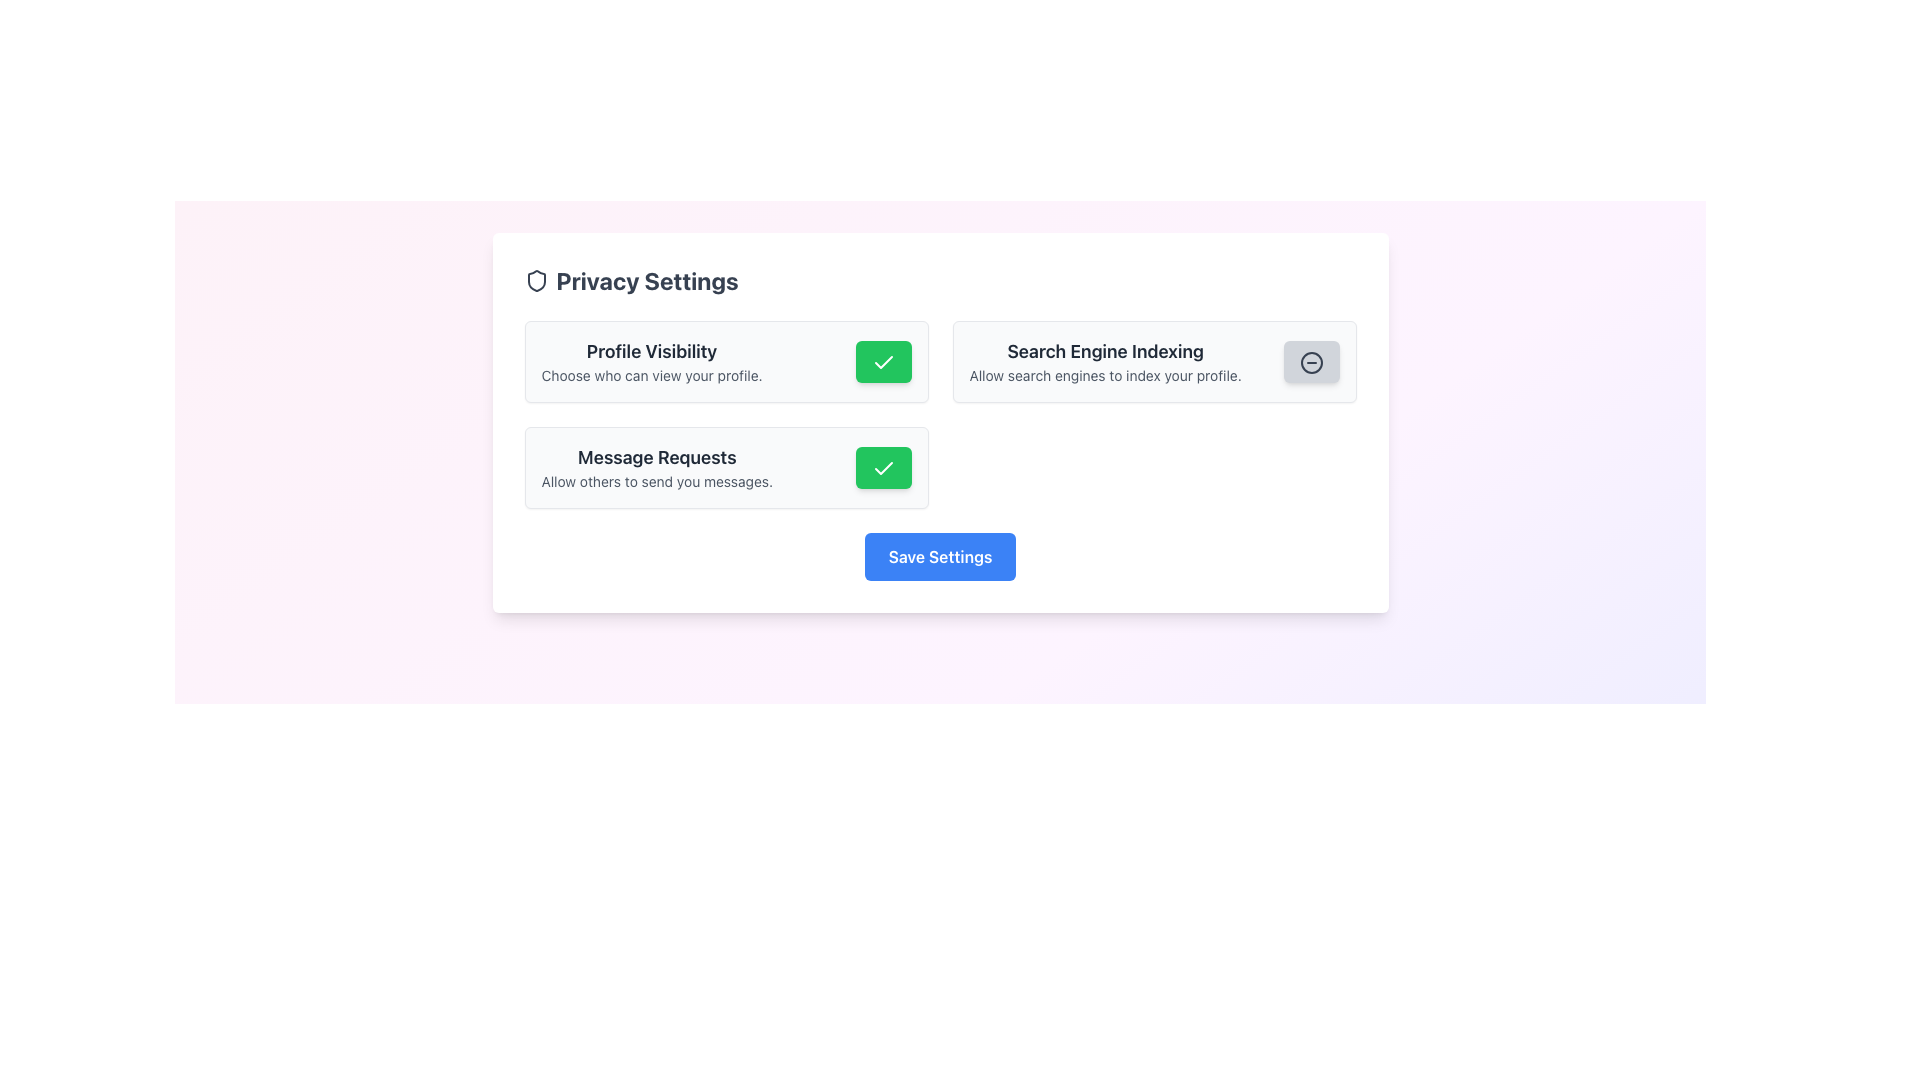 The image size is (1920, 1080). Describe the element at coordinates (1104, 375) in the screenshot. I see `the text element that provides additional information for the 'Search Engine Indexing' option, located below the heading in the privacy settings interface` at that location.